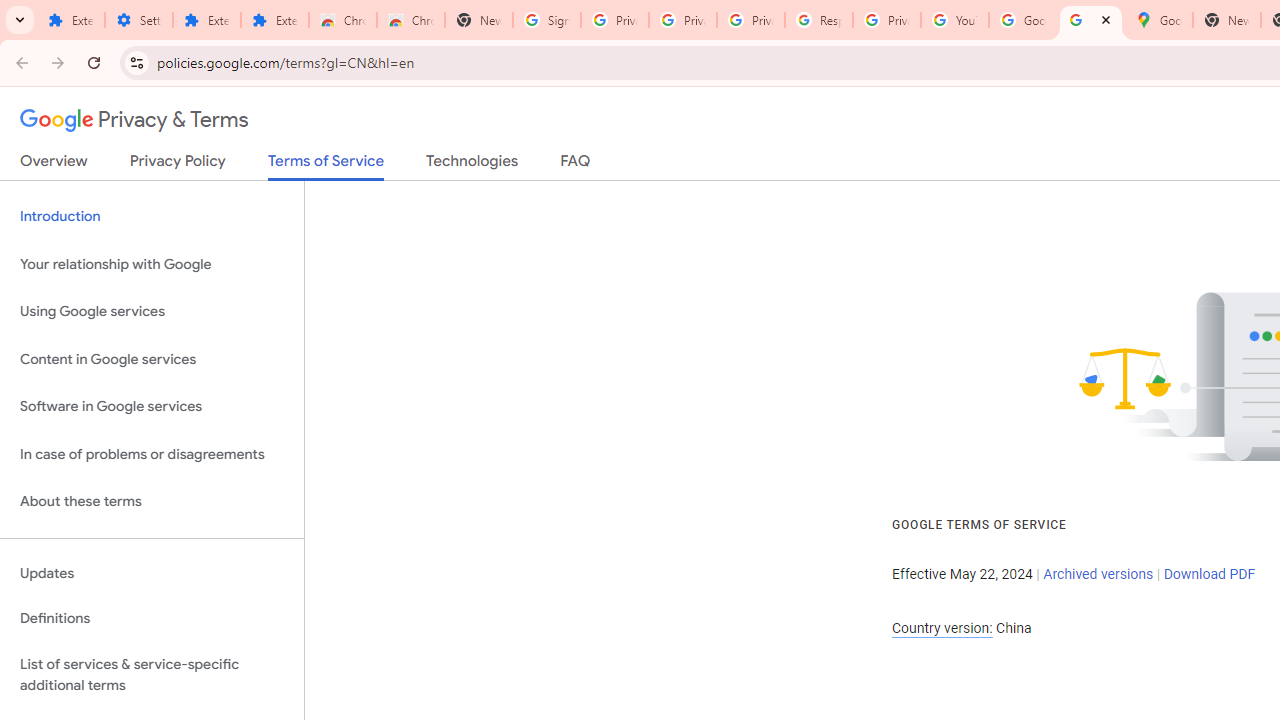 The width and height of the screenshot is (1280, 720). What do you see at coordinates (1097, 574) in the screenshot?
I see `'Archived versions'` at bounding box center [1097, 574].